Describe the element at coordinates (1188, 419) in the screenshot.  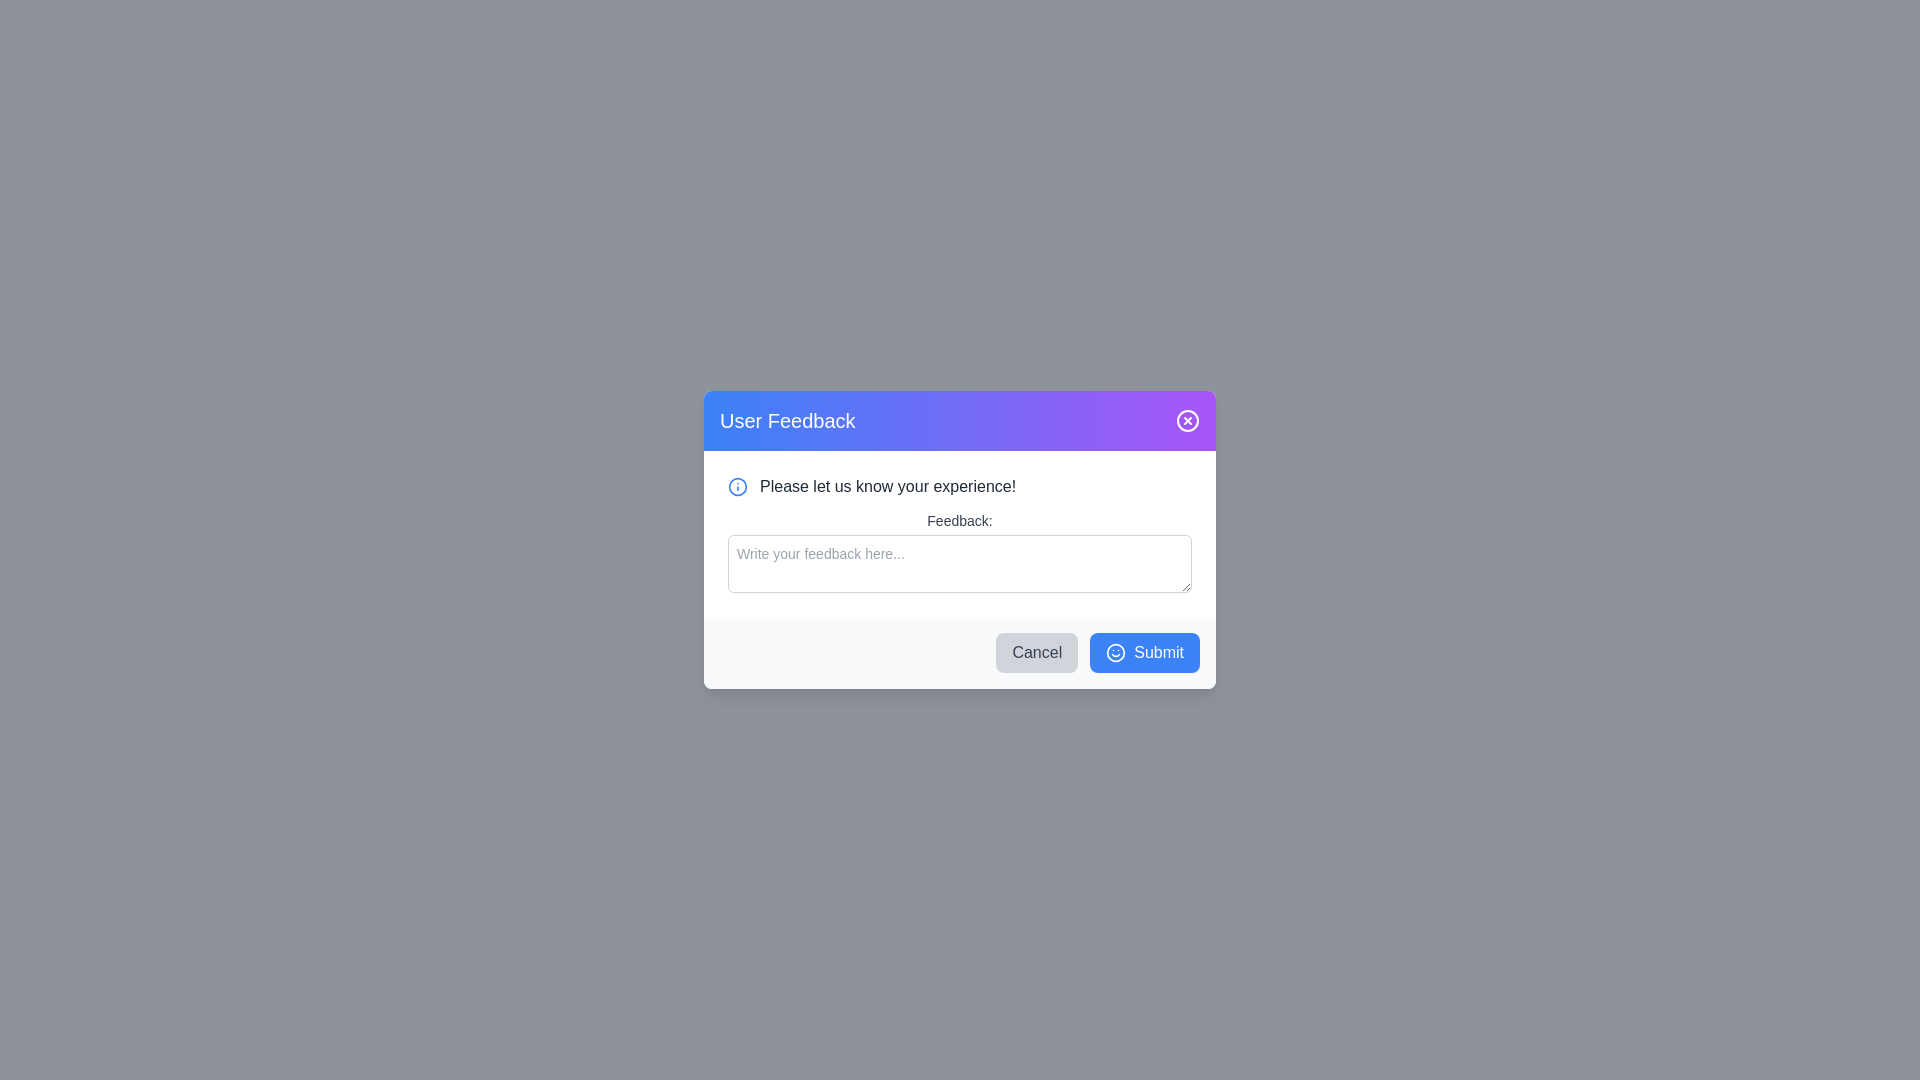
I see `the close button located at the top-right corner of the 'User Feedback' dialog header` at that location.